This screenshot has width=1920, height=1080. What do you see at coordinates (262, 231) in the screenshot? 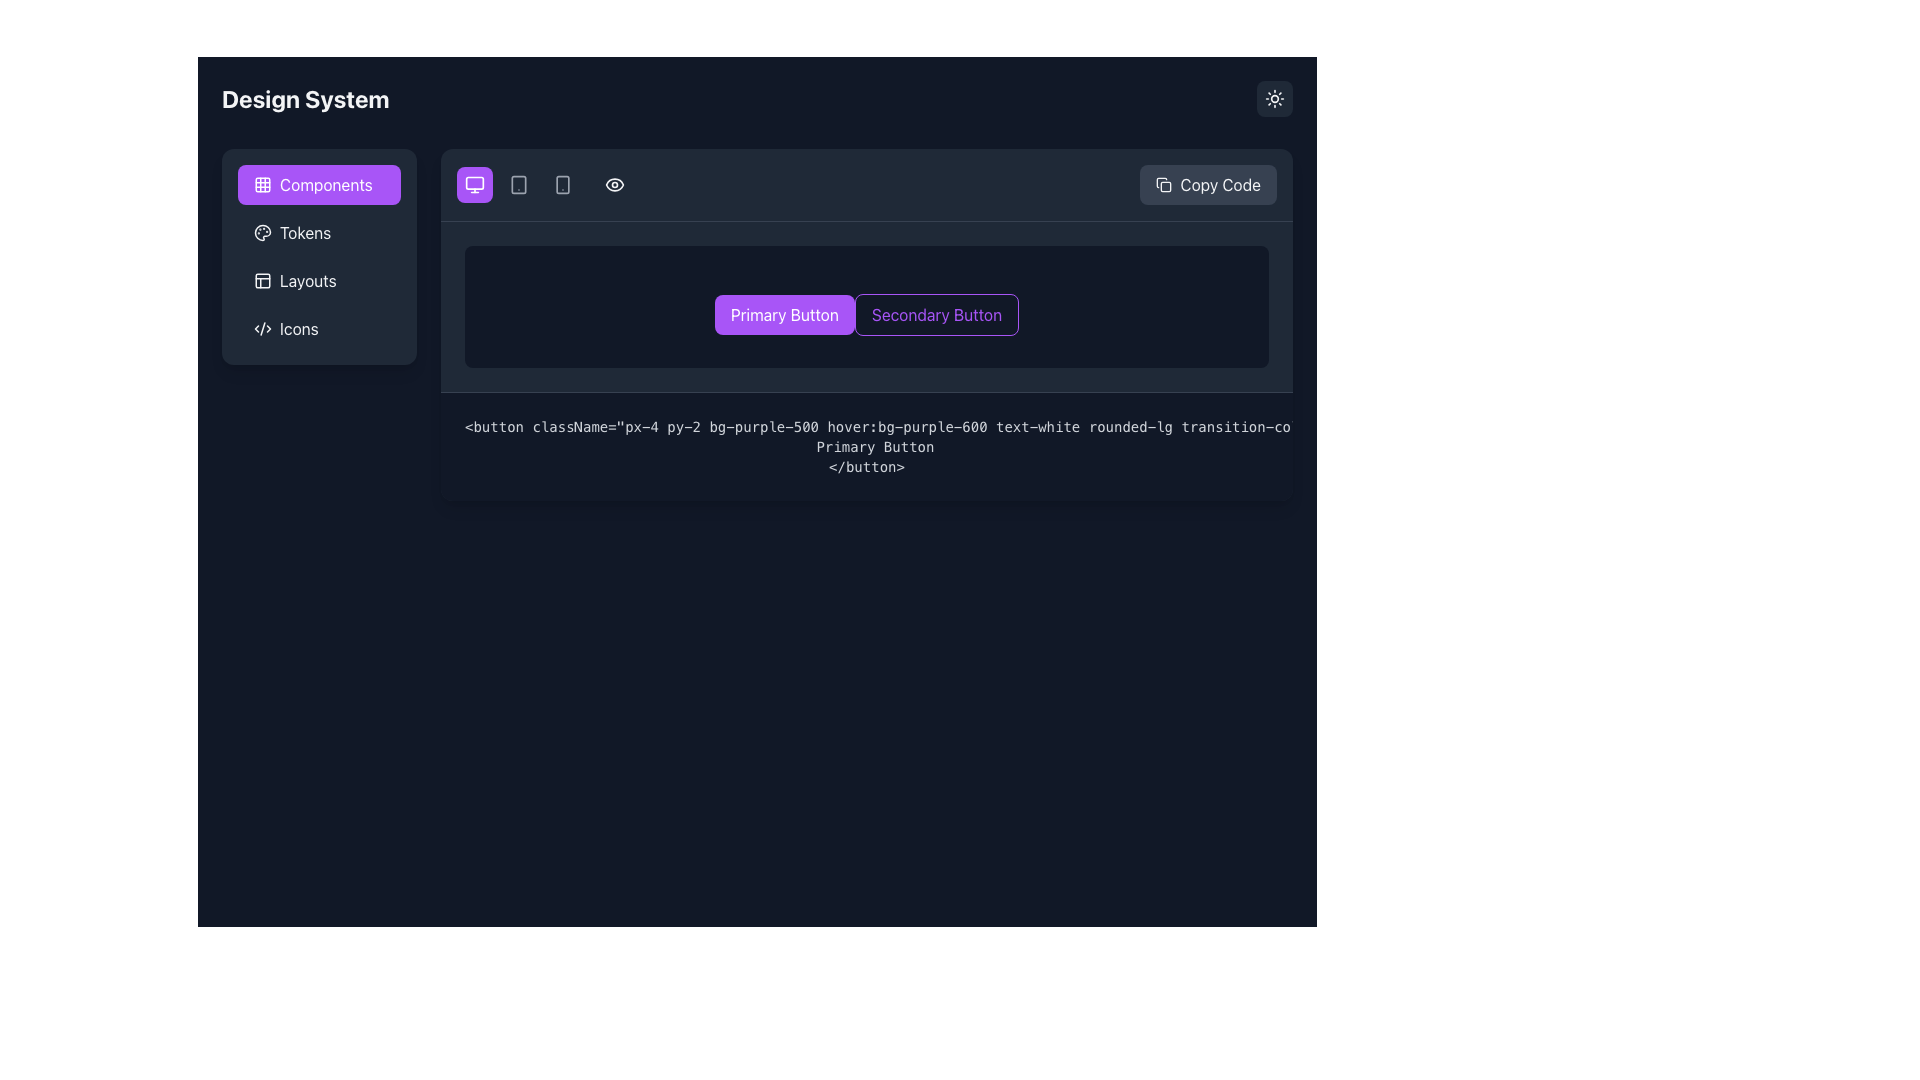
I see `the palette icon located in the left-side navigation panel next to the 'tokens' text label` at bounding box center [262, 231].